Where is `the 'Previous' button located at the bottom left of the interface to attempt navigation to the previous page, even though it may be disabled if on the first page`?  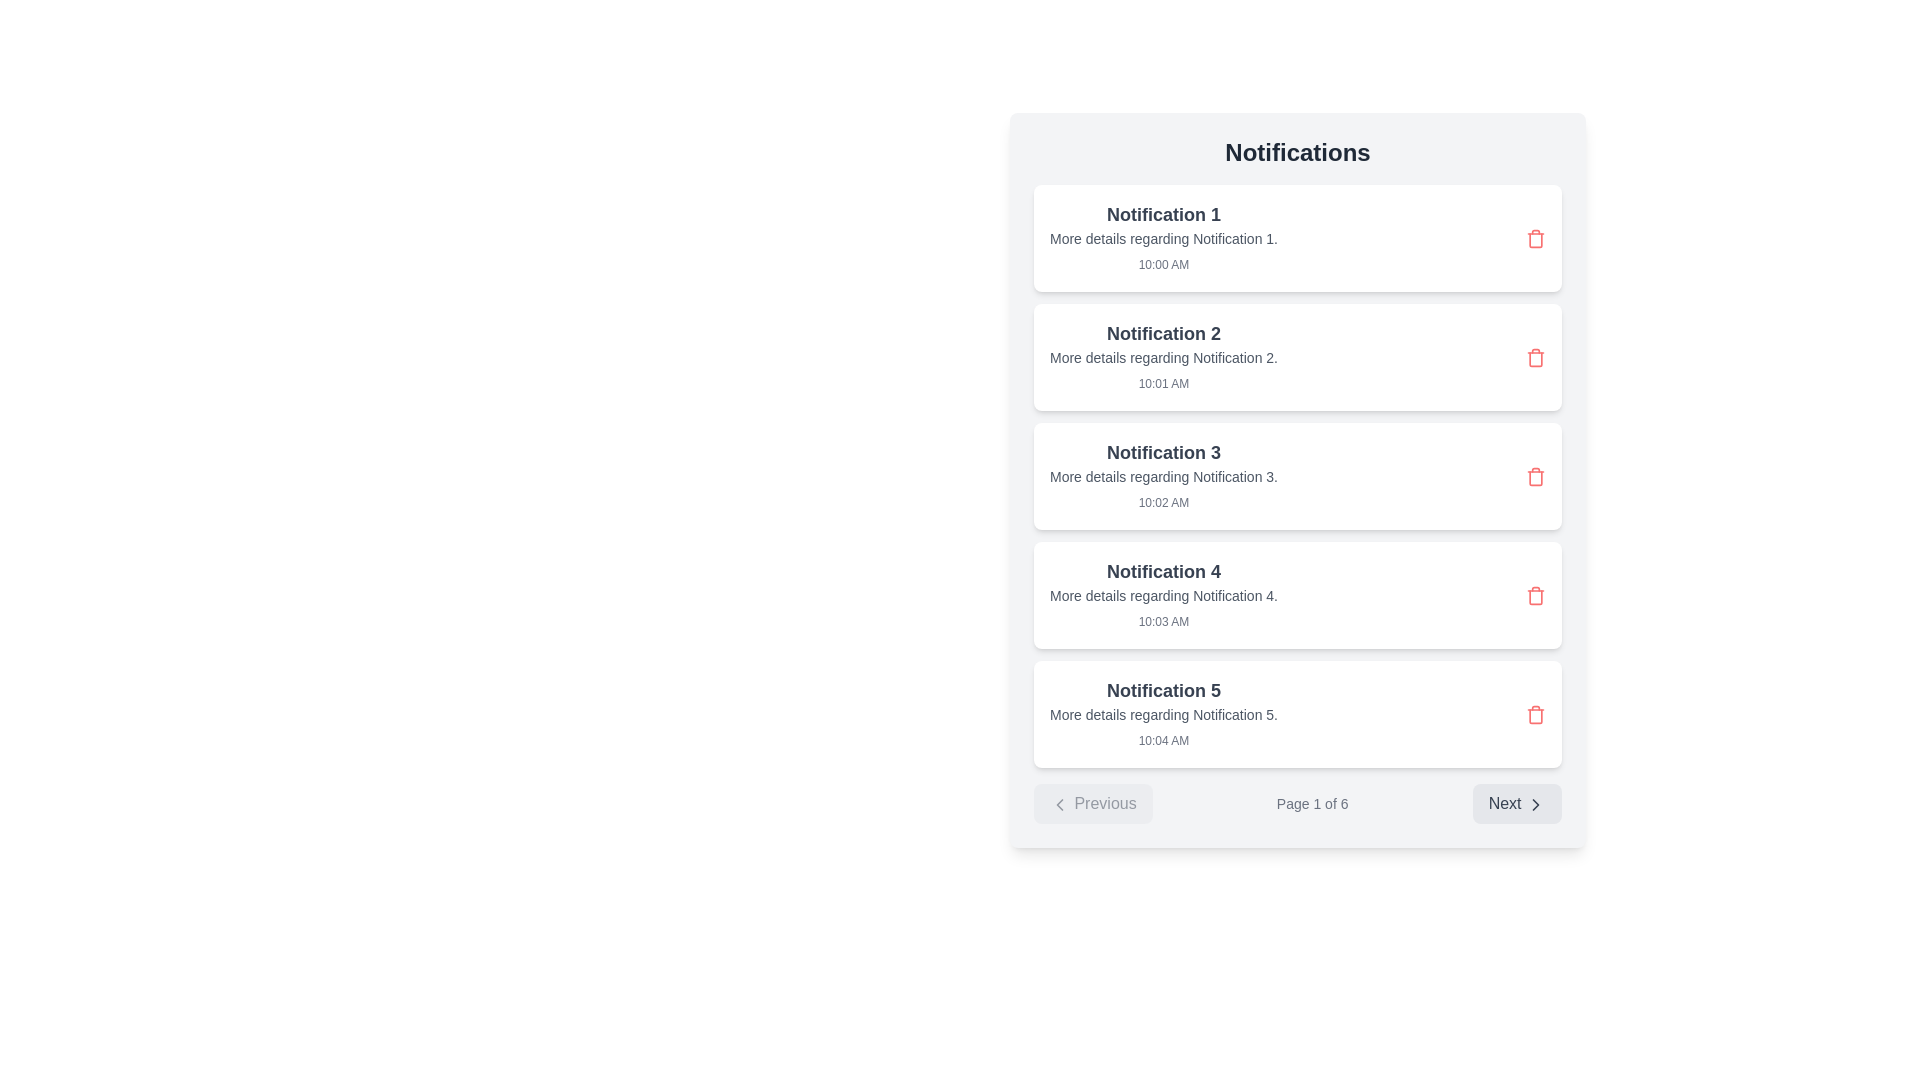 the 'Previous' button located at the bottom left of the interface to attempt navigation to the previous page, even though it may be disabled if on the first page is located at coordinates (1092, 802).